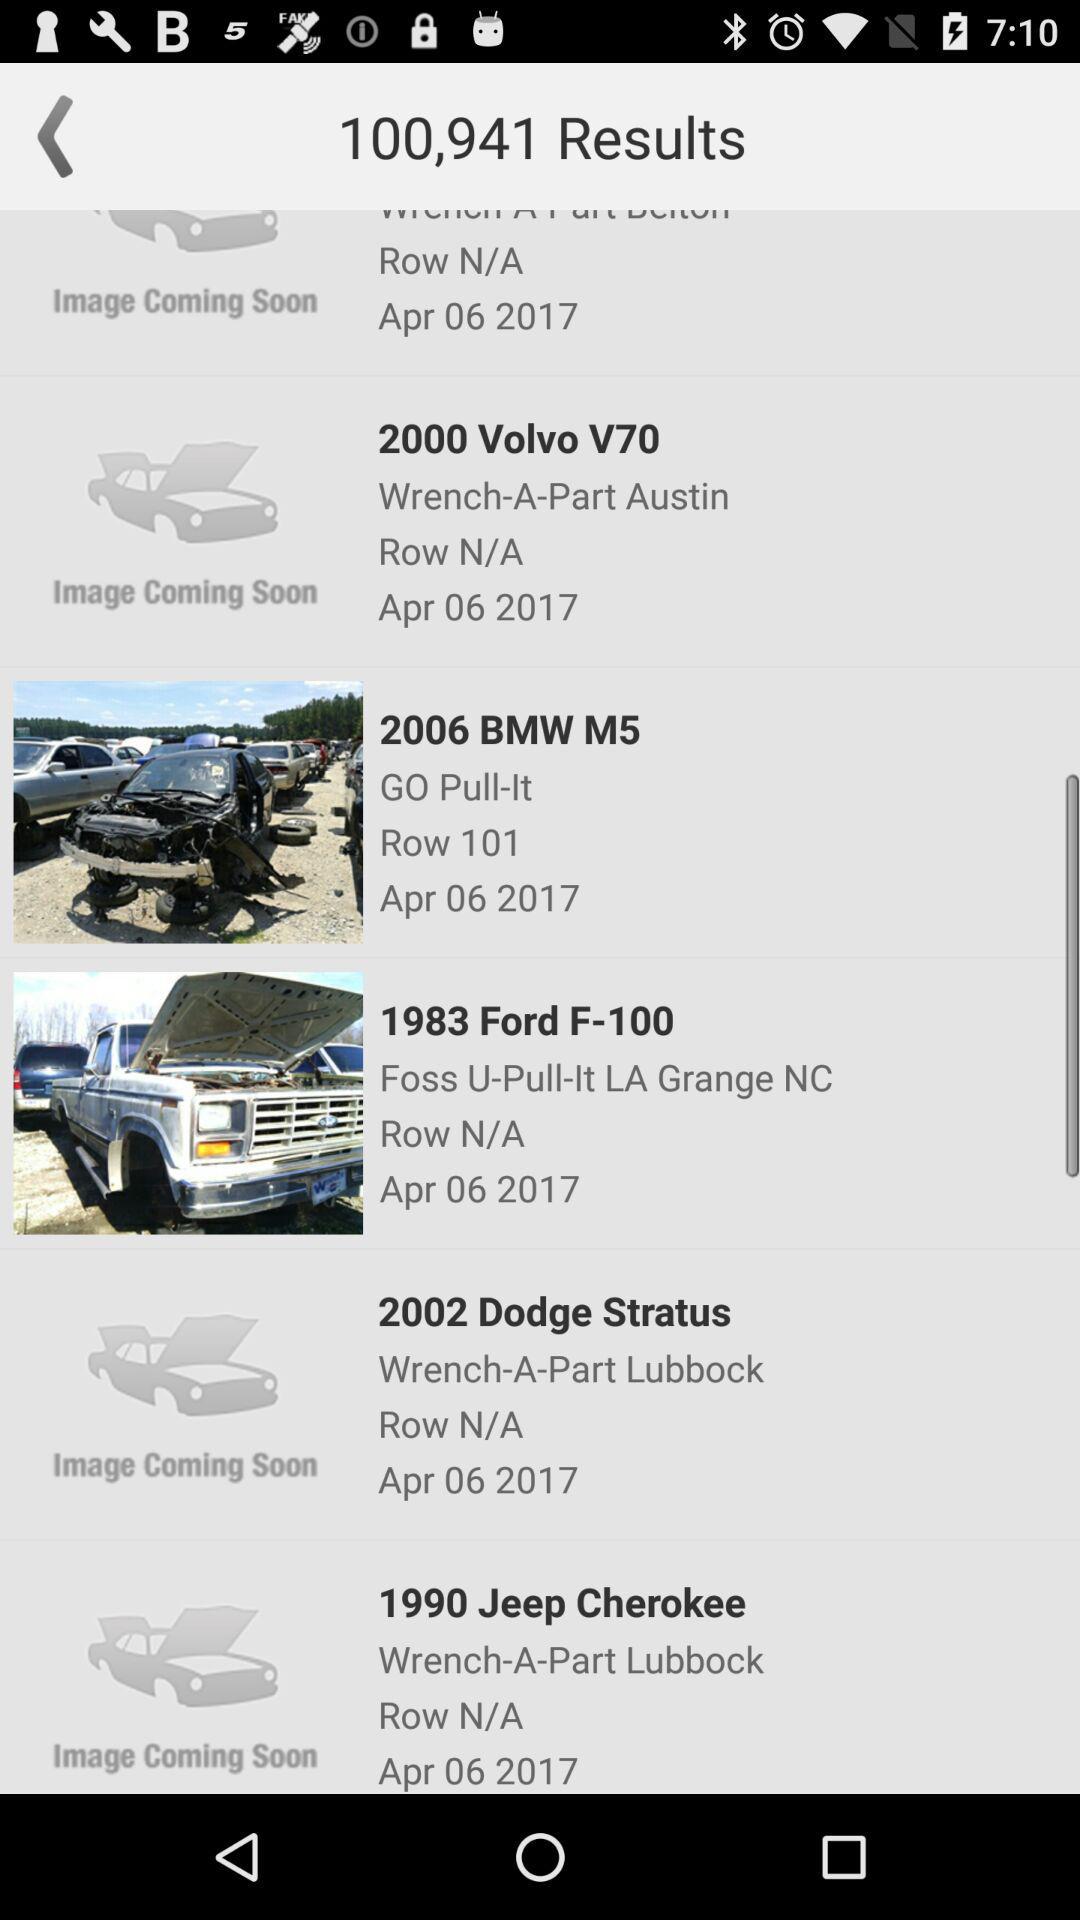 This screenshot has width=1080, height=1920. Describe the element at coordinates (728, 727) in the screenshot. I see `the 2006 bmw m5 icon` at that location.